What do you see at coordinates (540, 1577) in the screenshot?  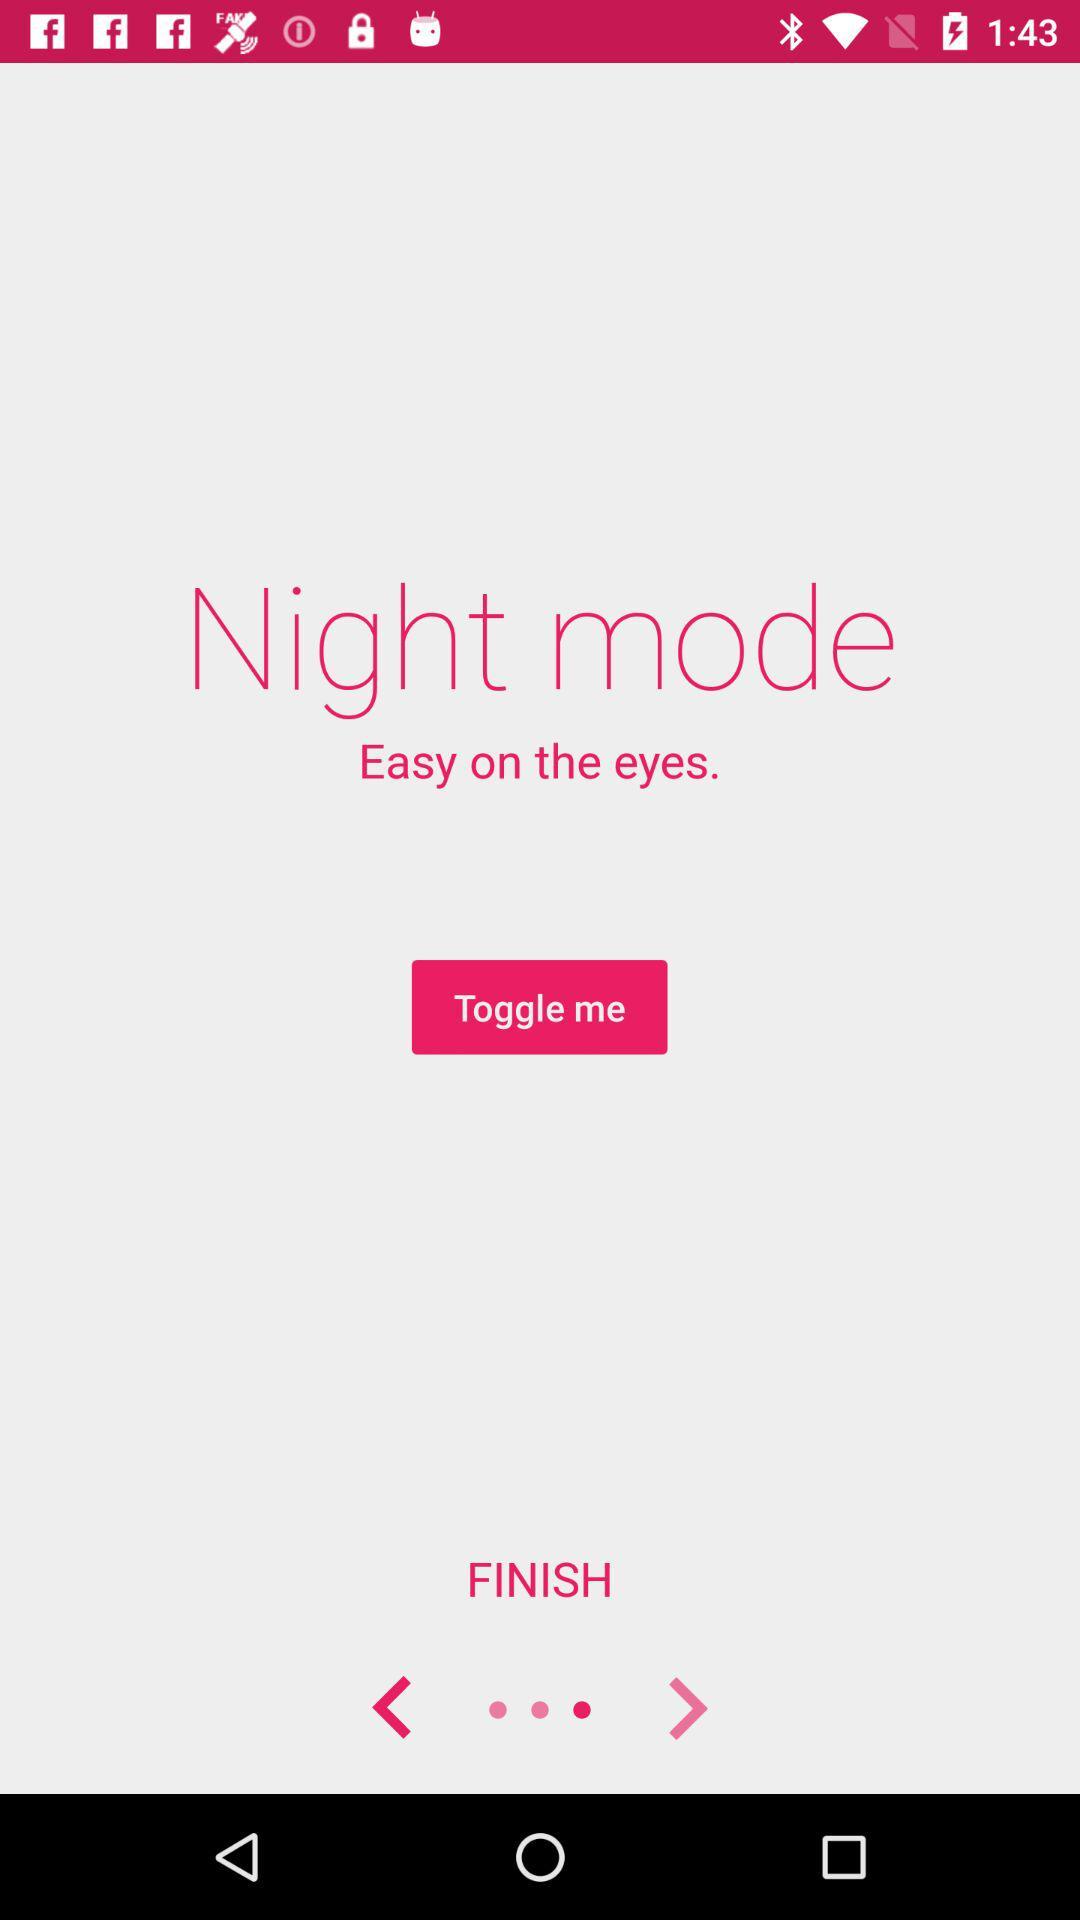 I see `item below the toggle me` at bounding box center [540, 1577].